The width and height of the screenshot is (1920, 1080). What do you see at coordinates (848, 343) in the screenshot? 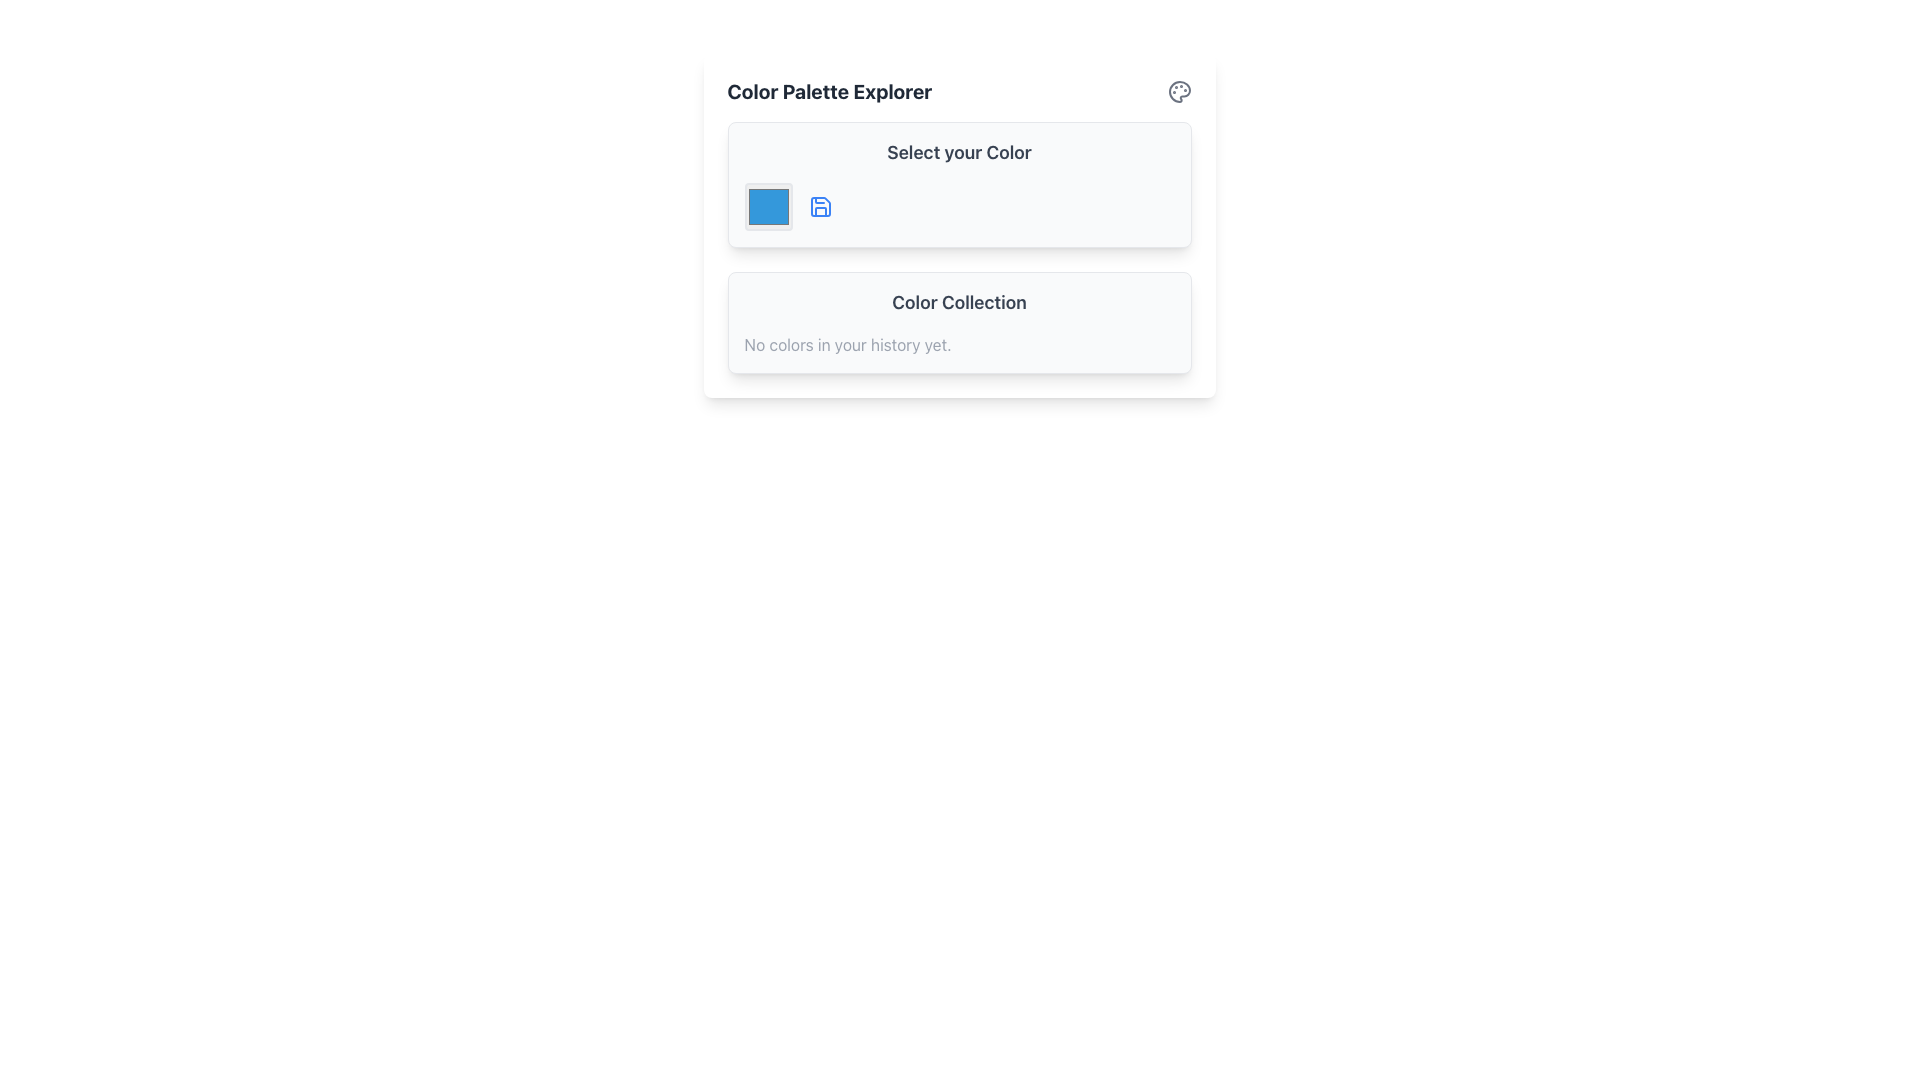
I see `message displayed in the light gray text label that states 'No colors in your history yet.' within the 'Color Collection' section of the 'Color Palette Explorer' interface` at bounding box center [848, 343].